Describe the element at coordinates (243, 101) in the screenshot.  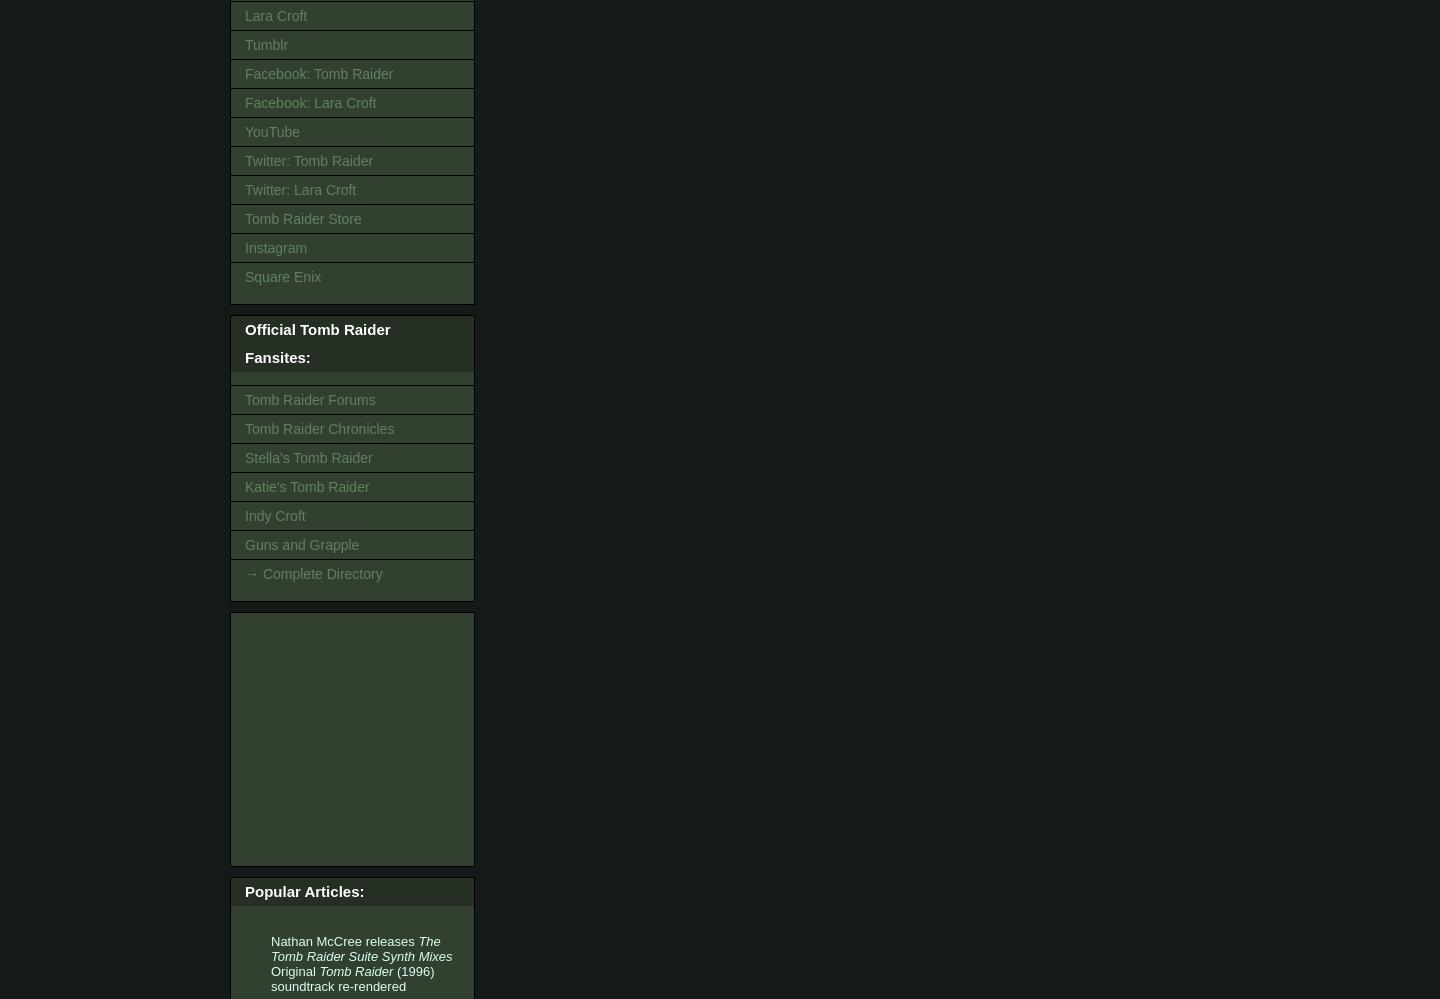
I see `'Facebook: Lara Croft'` at that location.